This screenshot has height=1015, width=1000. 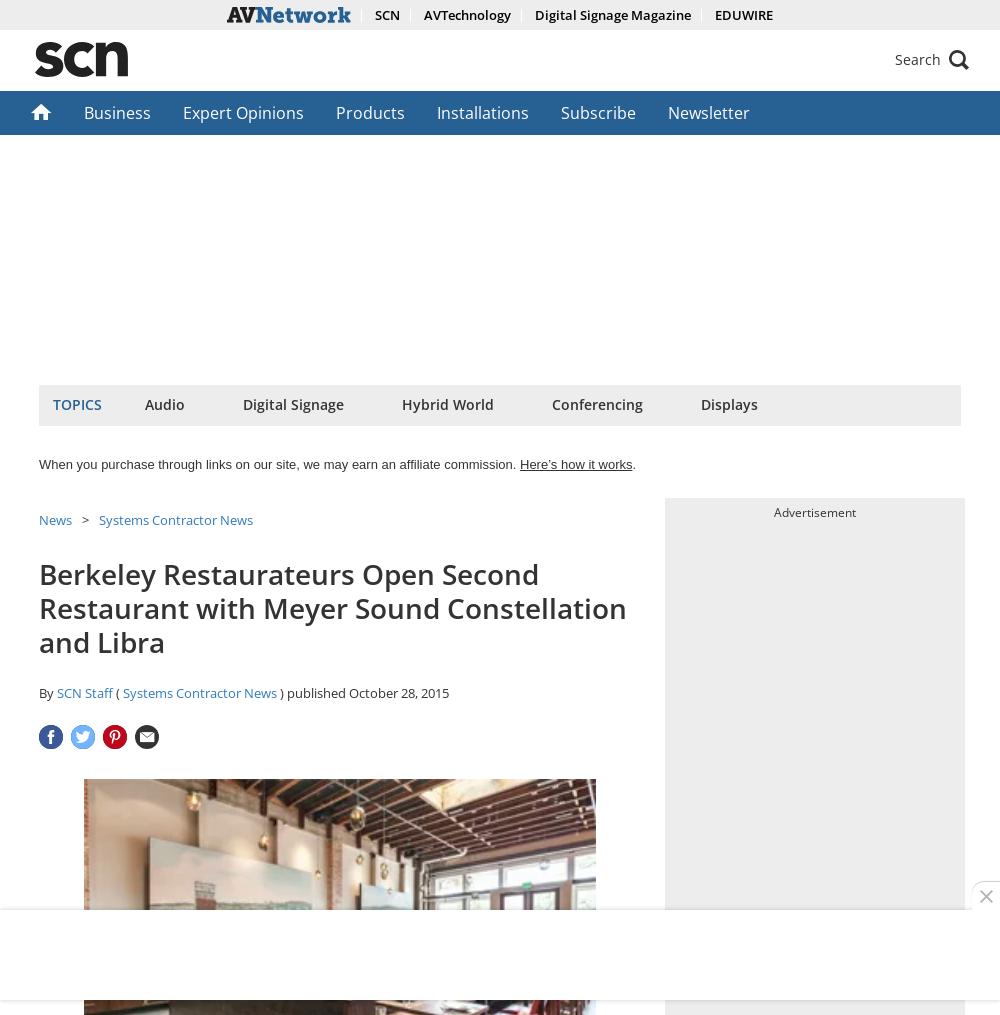 I want to click on '.', so click(x=634, y=463).